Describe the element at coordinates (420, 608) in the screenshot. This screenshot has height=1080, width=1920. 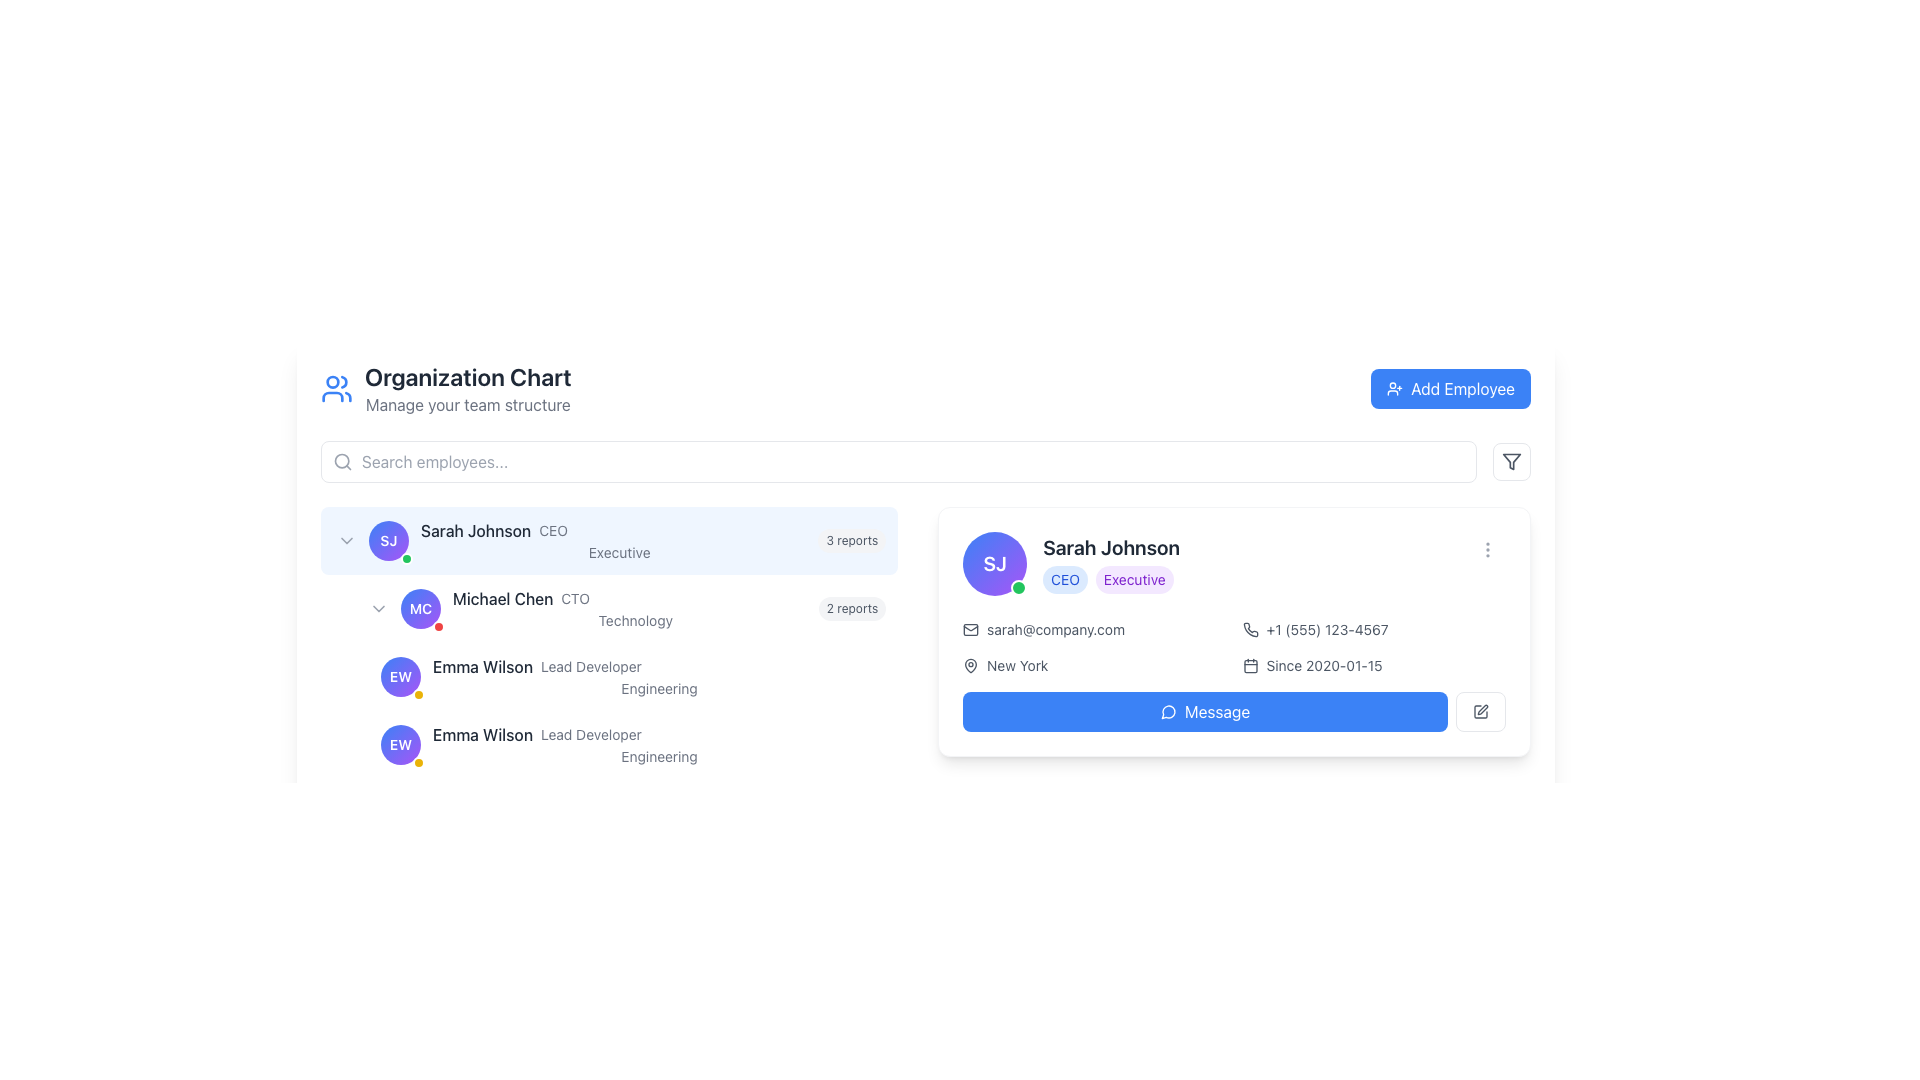
I see `the Avatar with initials representing the user 'Michael Chen', located in the left pane of the organizational chart, directly to the left of the name 'Michael Chen' and his role 'CTO'` at that location.